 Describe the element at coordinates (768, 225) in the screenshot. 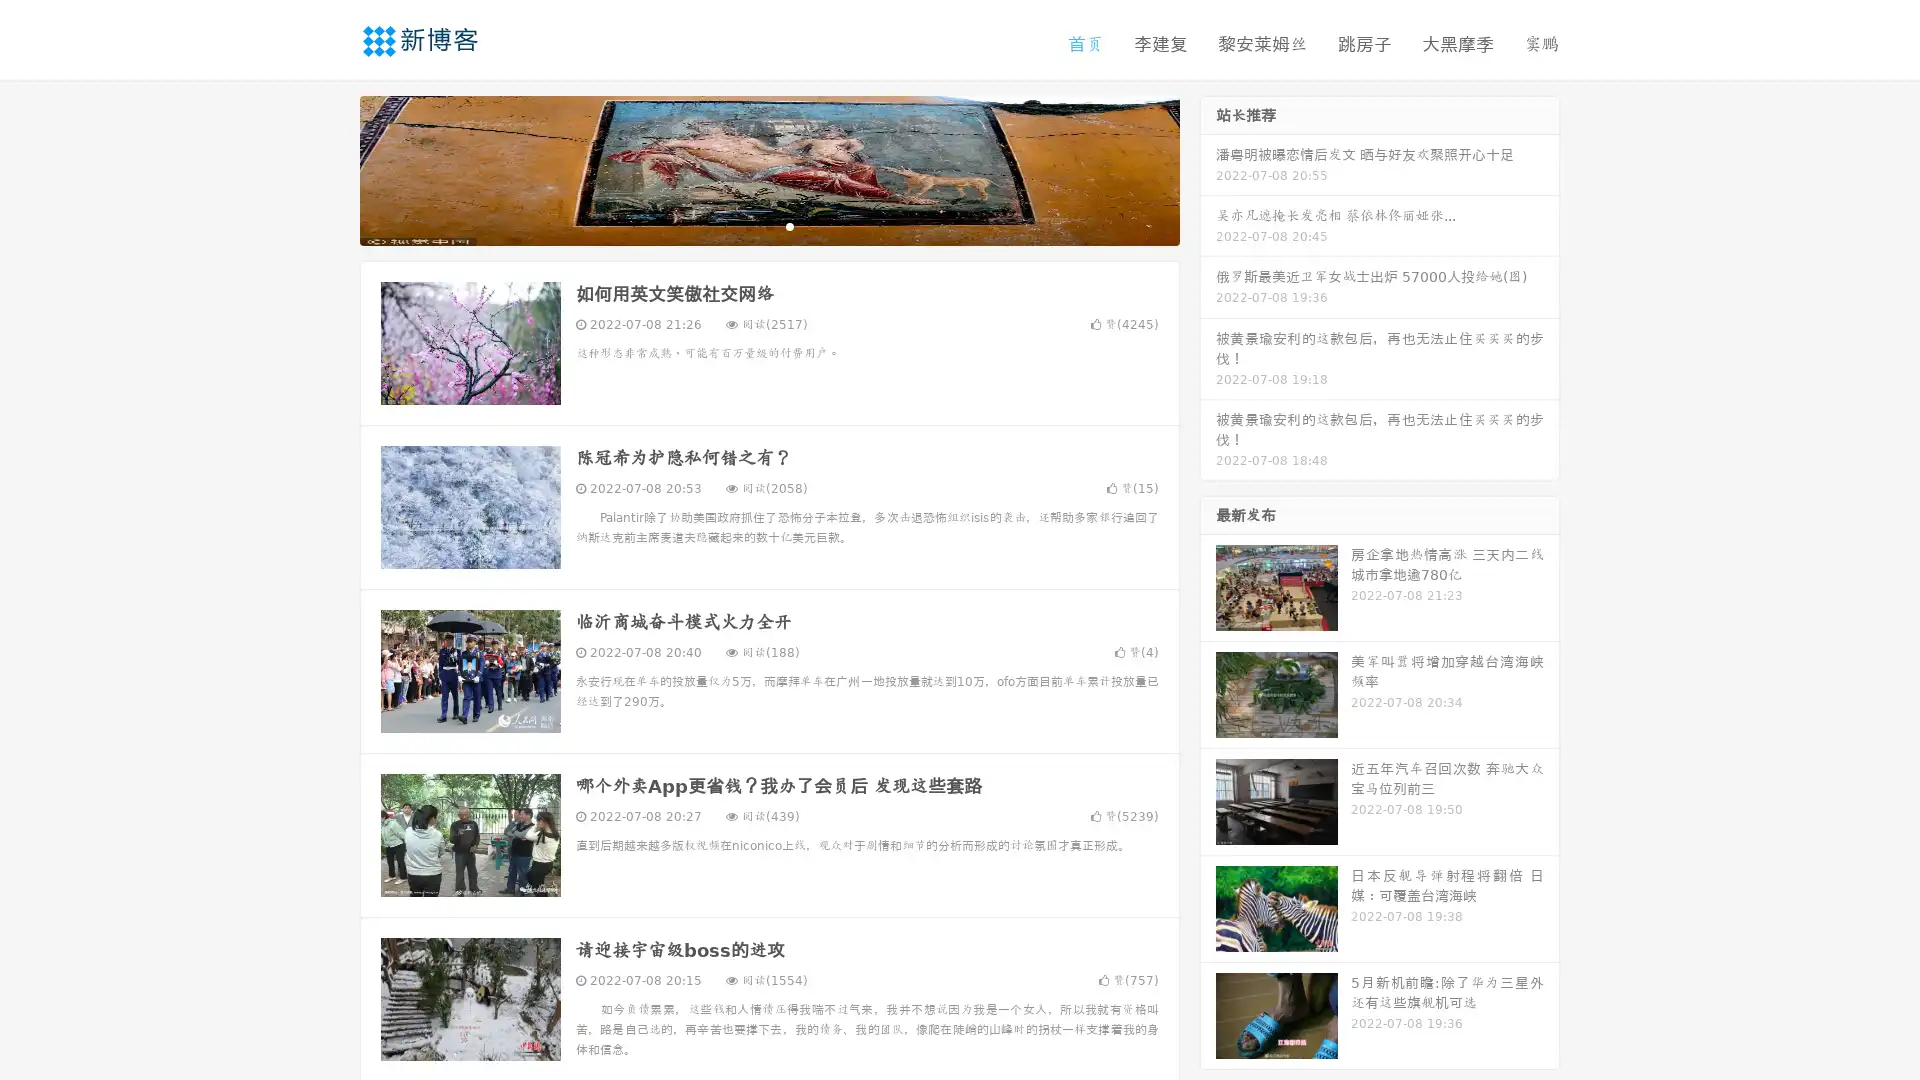

I see `Go to slide 2` at that location.